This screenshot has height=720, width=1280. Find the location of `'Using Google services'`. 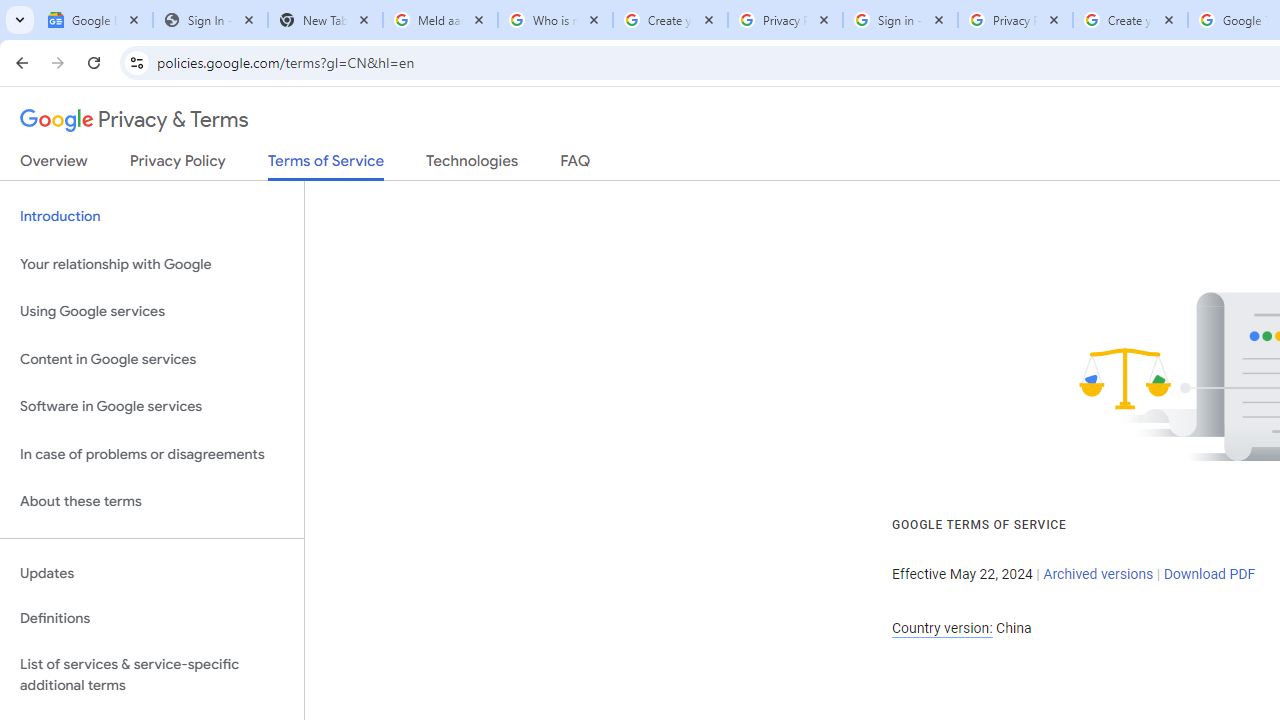

'Using Google services' is located at coordinates (151, 312).